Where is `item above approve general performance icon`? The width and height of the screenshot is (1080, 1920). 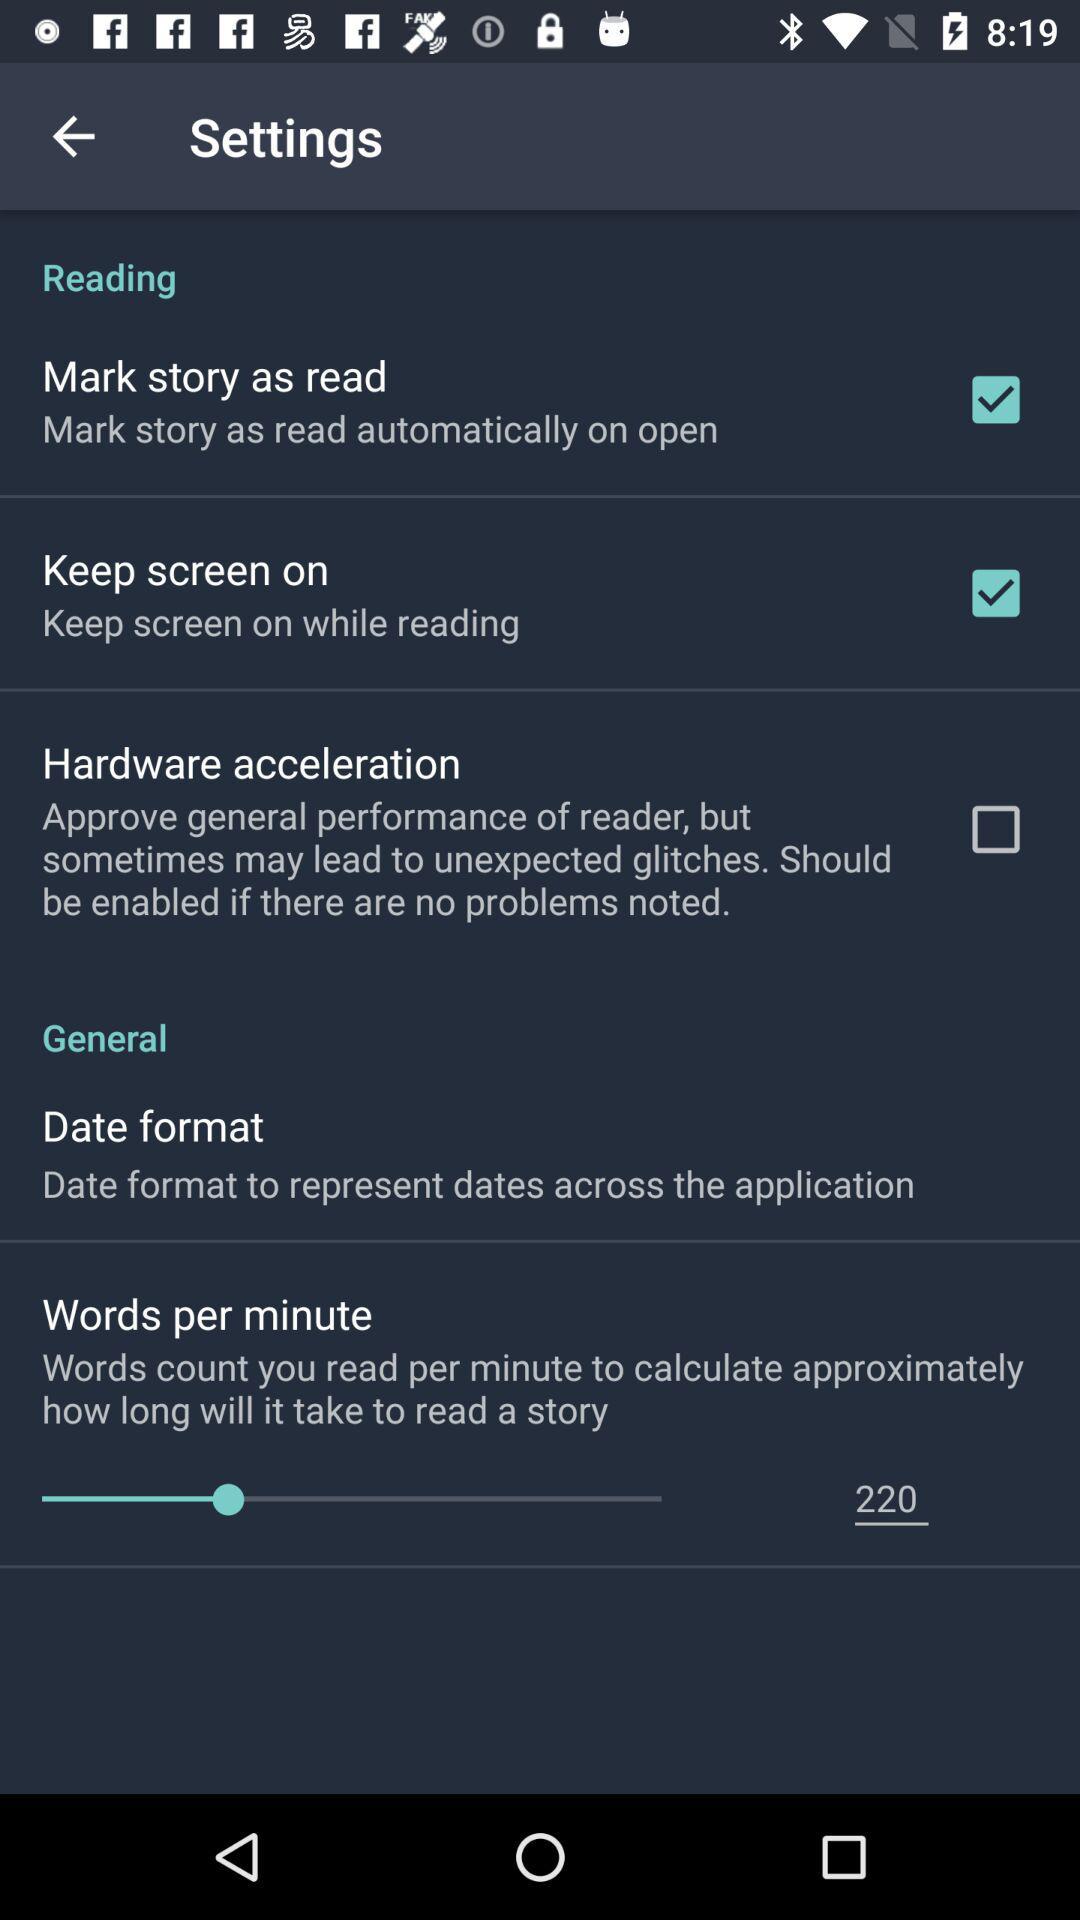 item above approve general performance icon is located at coordinates (250, 761).